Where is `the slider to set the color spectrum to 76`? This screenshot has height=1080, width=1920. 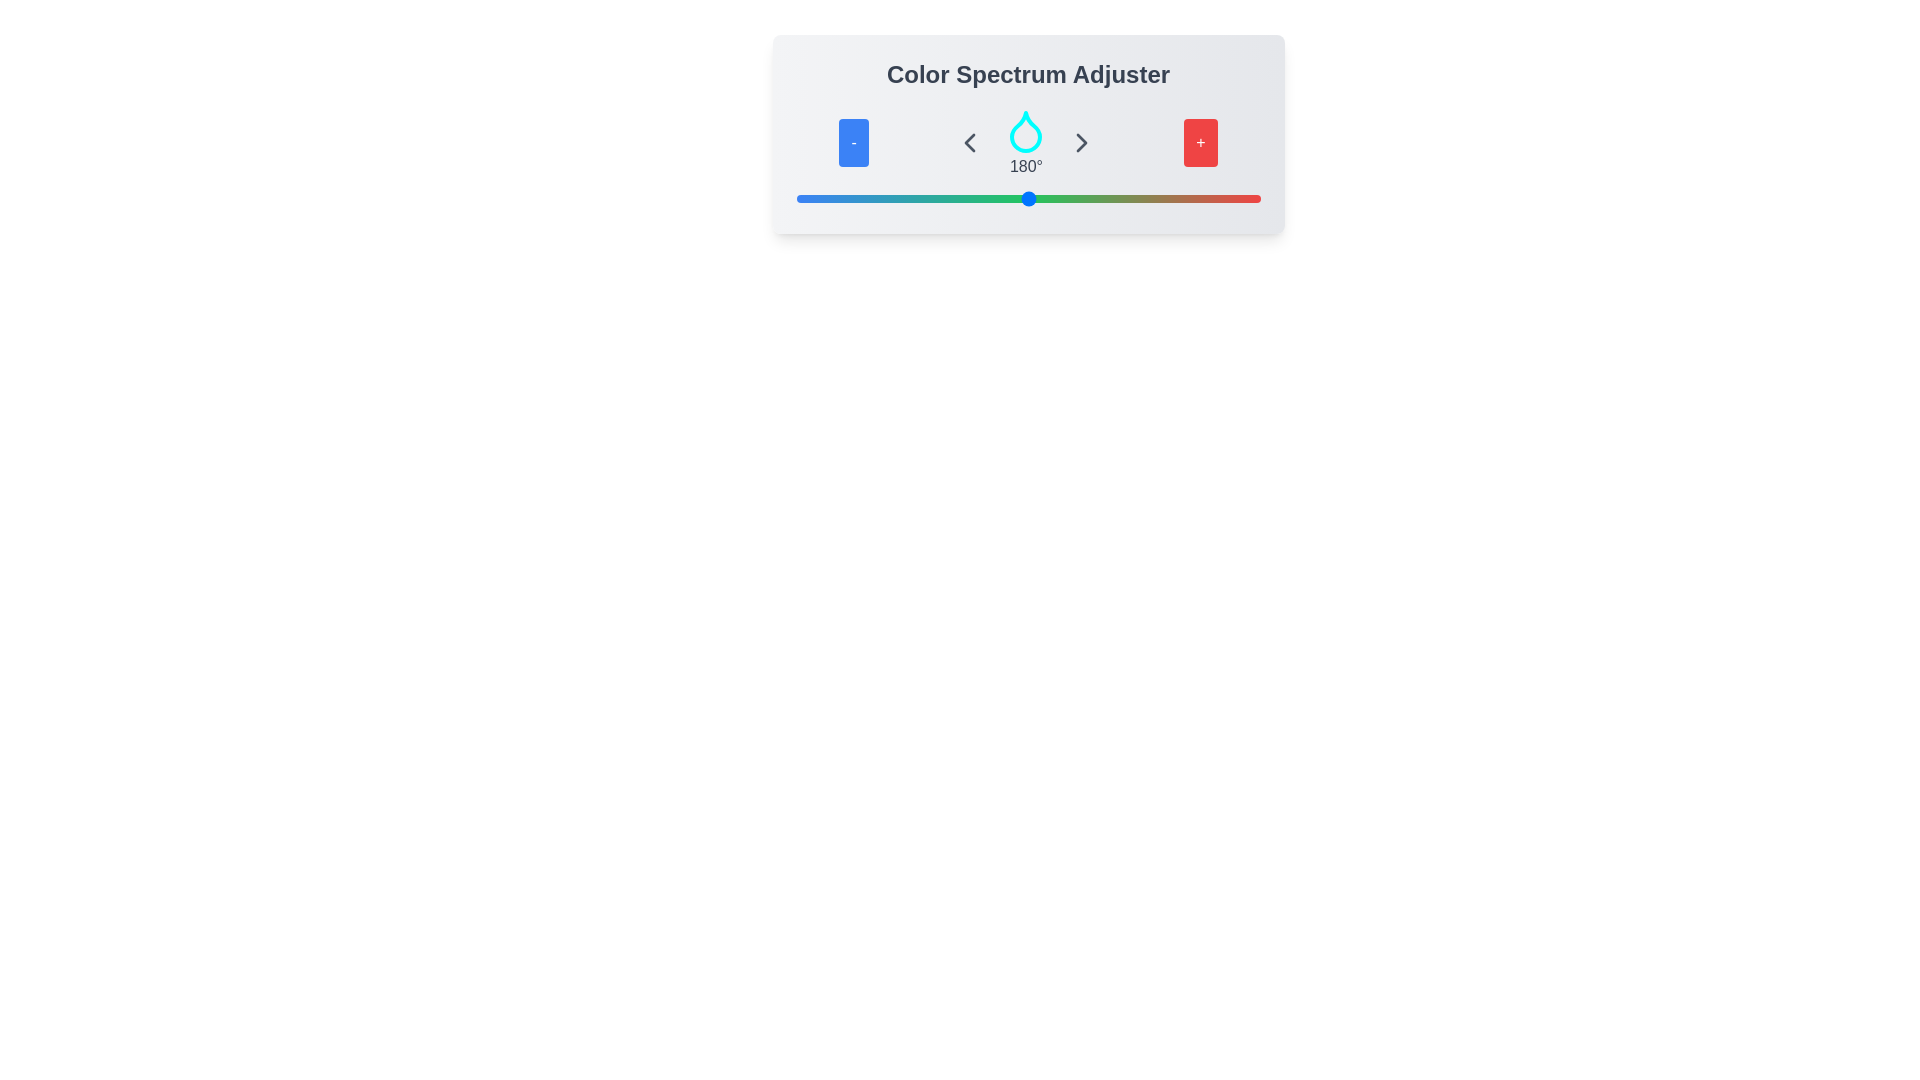 the slider to set the color spectrum to 76 is located at coordinates (893, 199).